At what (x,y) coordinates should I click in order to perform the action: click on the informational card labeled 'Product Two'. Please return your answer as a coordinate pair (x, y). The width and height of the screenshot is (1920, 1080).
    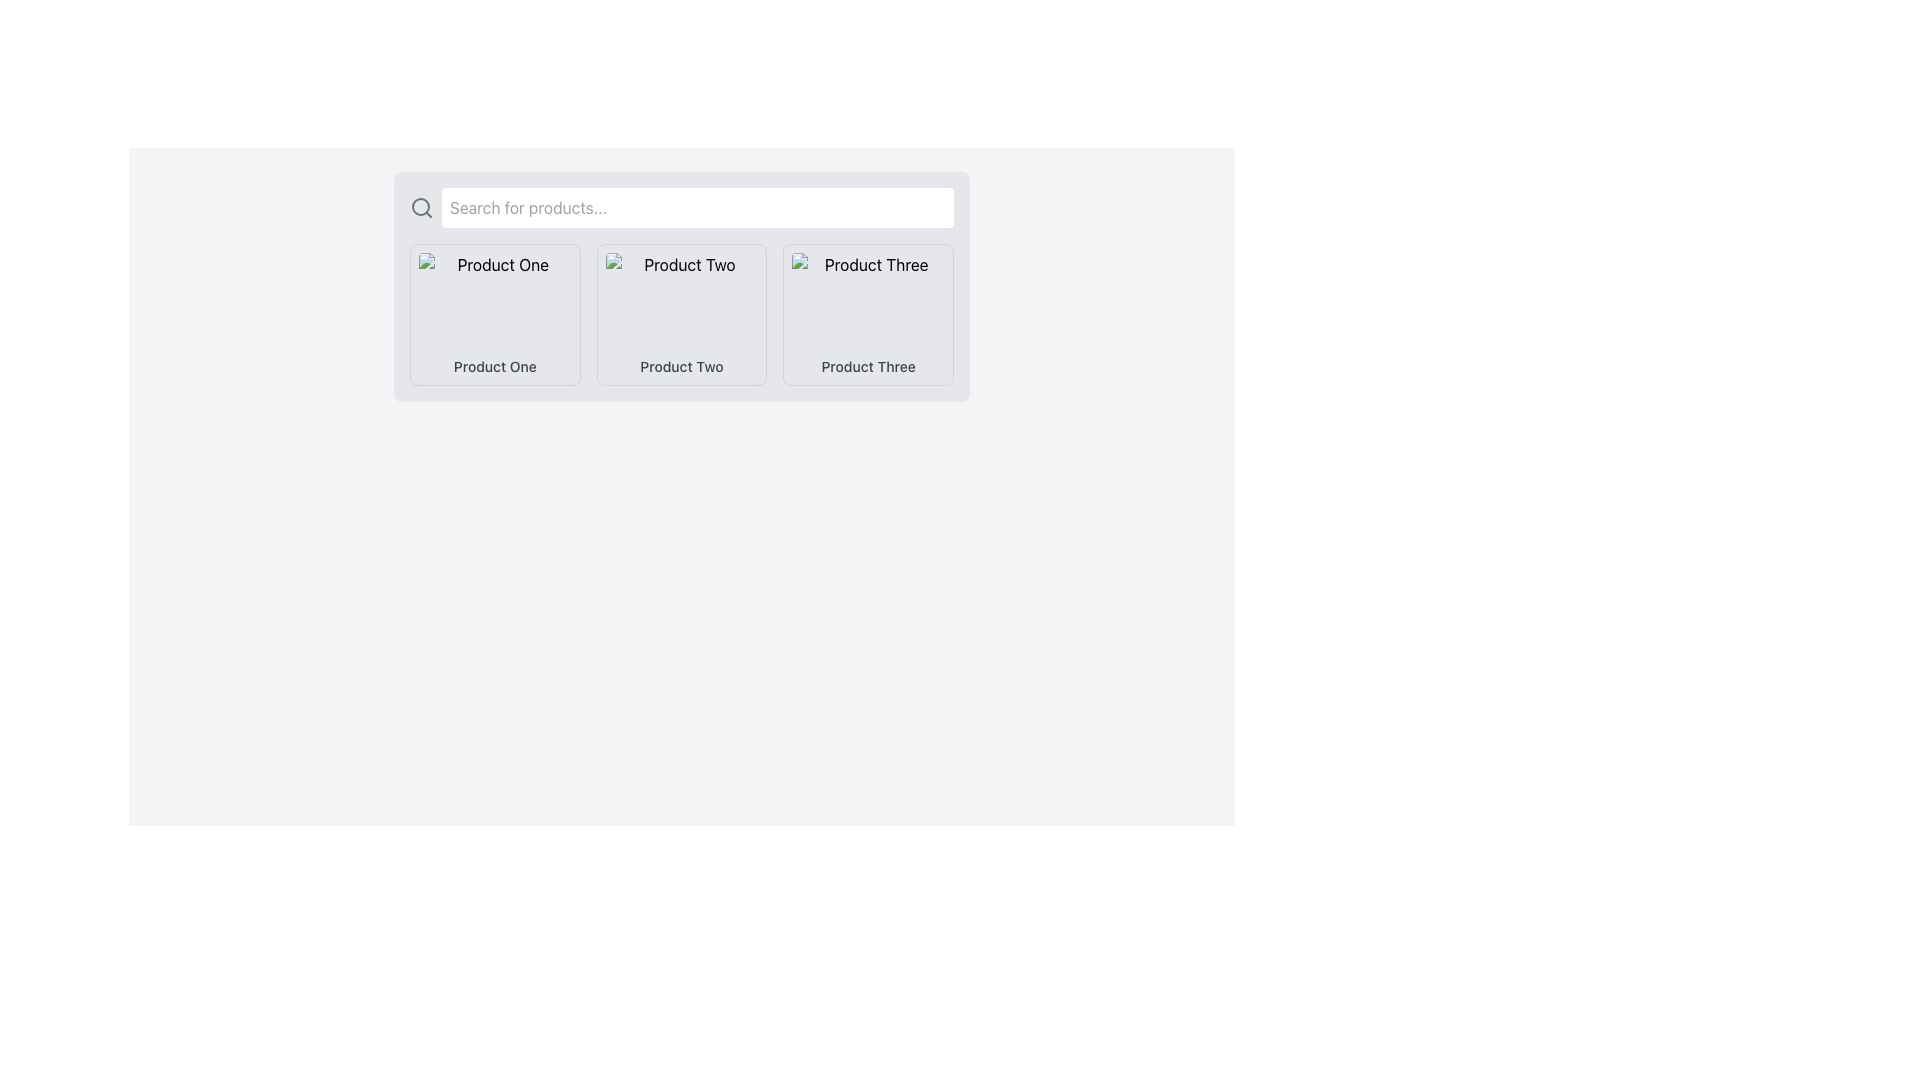
    Looking at the image, I should click on (681, 315).